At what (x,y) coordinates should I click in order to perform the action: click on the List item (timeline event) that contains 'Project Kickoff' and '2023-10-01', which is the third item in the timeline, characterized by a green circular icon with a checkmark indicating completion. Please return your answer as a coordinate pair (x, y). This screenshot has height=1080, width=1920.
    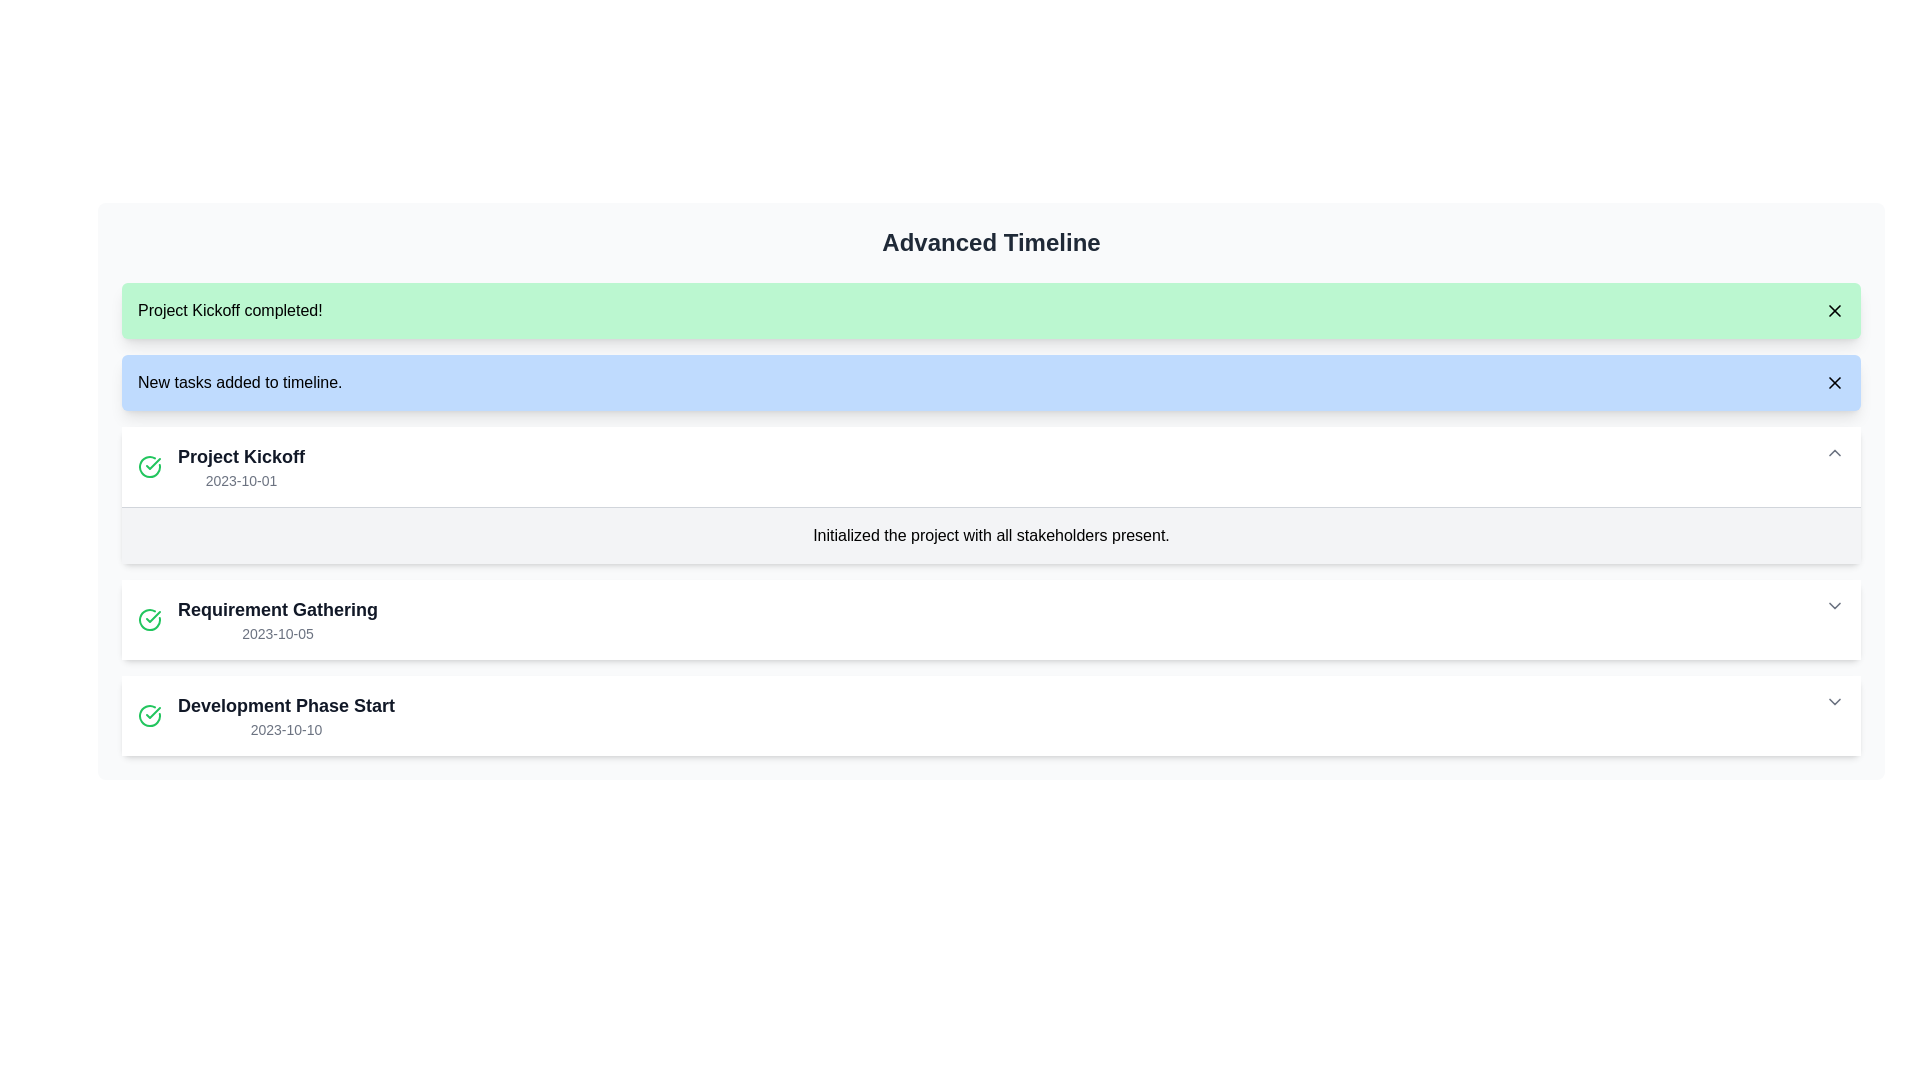
    Looking at the image, I should click on (221, 466).